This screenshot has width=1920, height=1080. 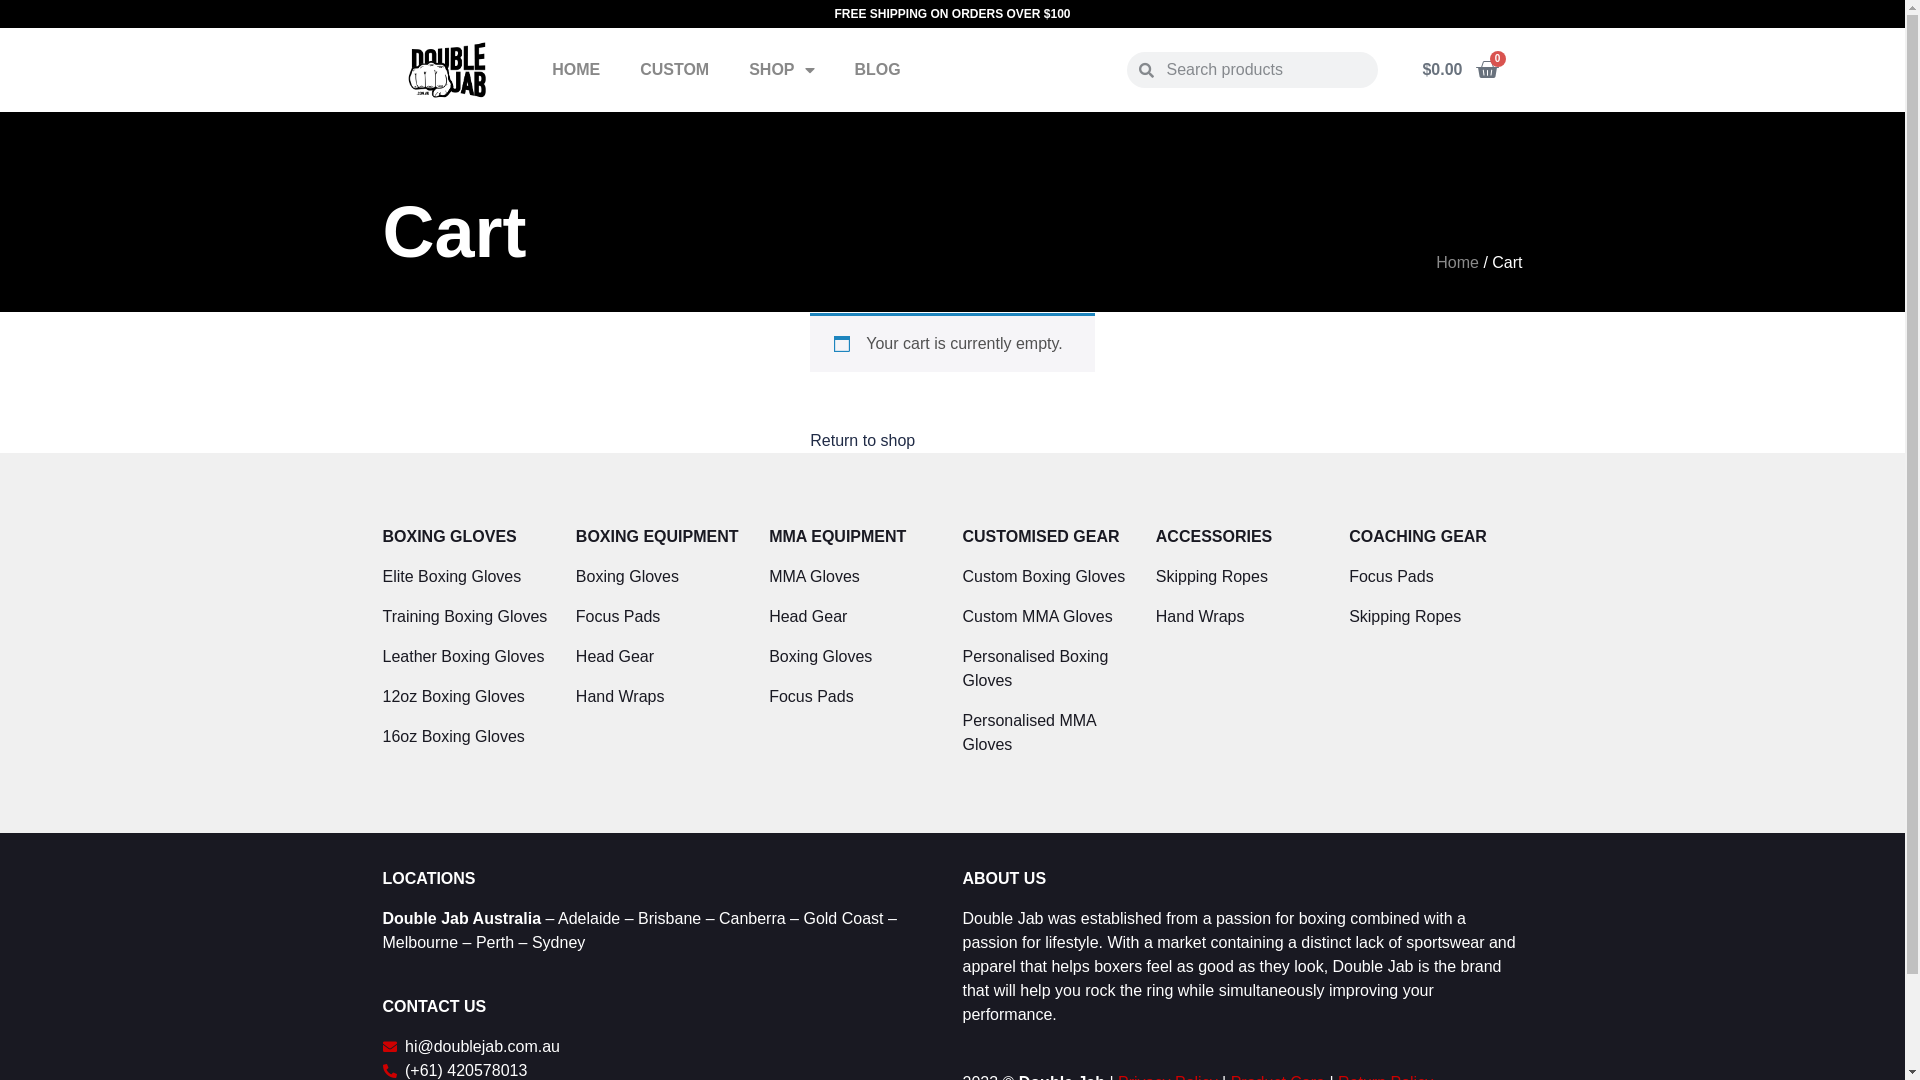 I want to click on 'MMA Gloves', so click(x=767, y=577).